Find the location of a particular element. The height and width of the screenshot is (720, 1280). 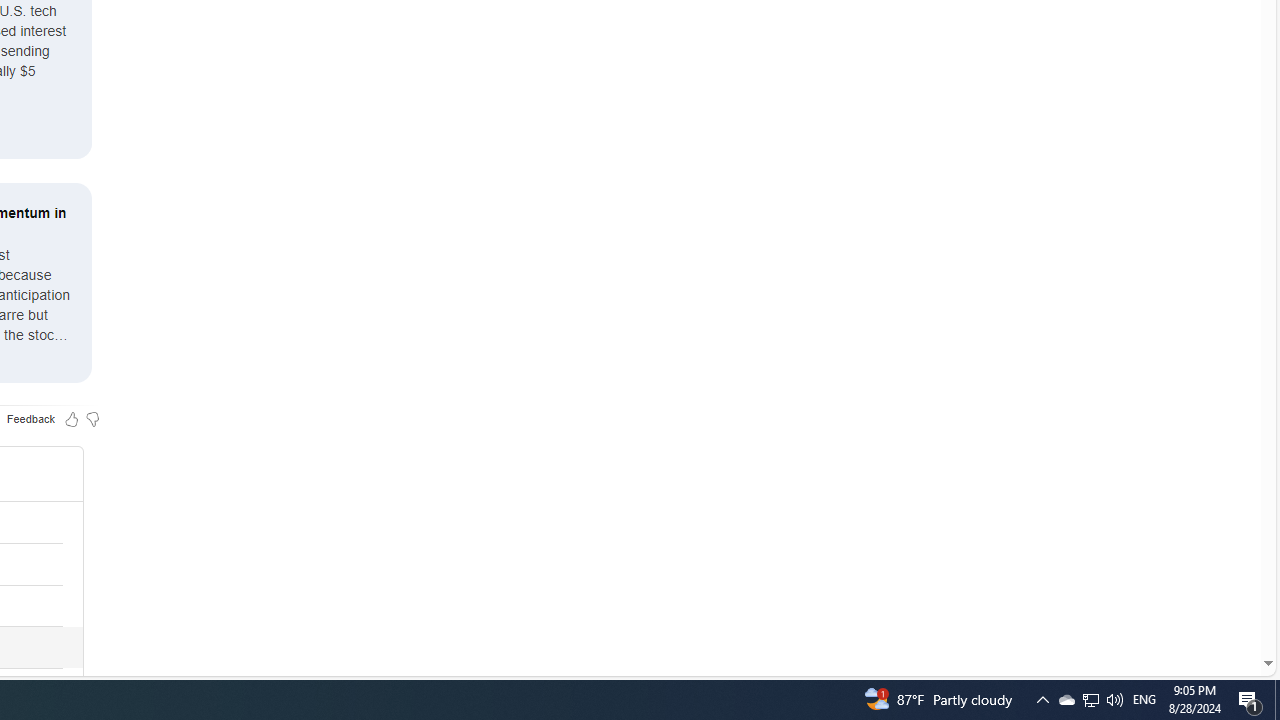

'Feedback Like' is located at coordinates (71, 418).